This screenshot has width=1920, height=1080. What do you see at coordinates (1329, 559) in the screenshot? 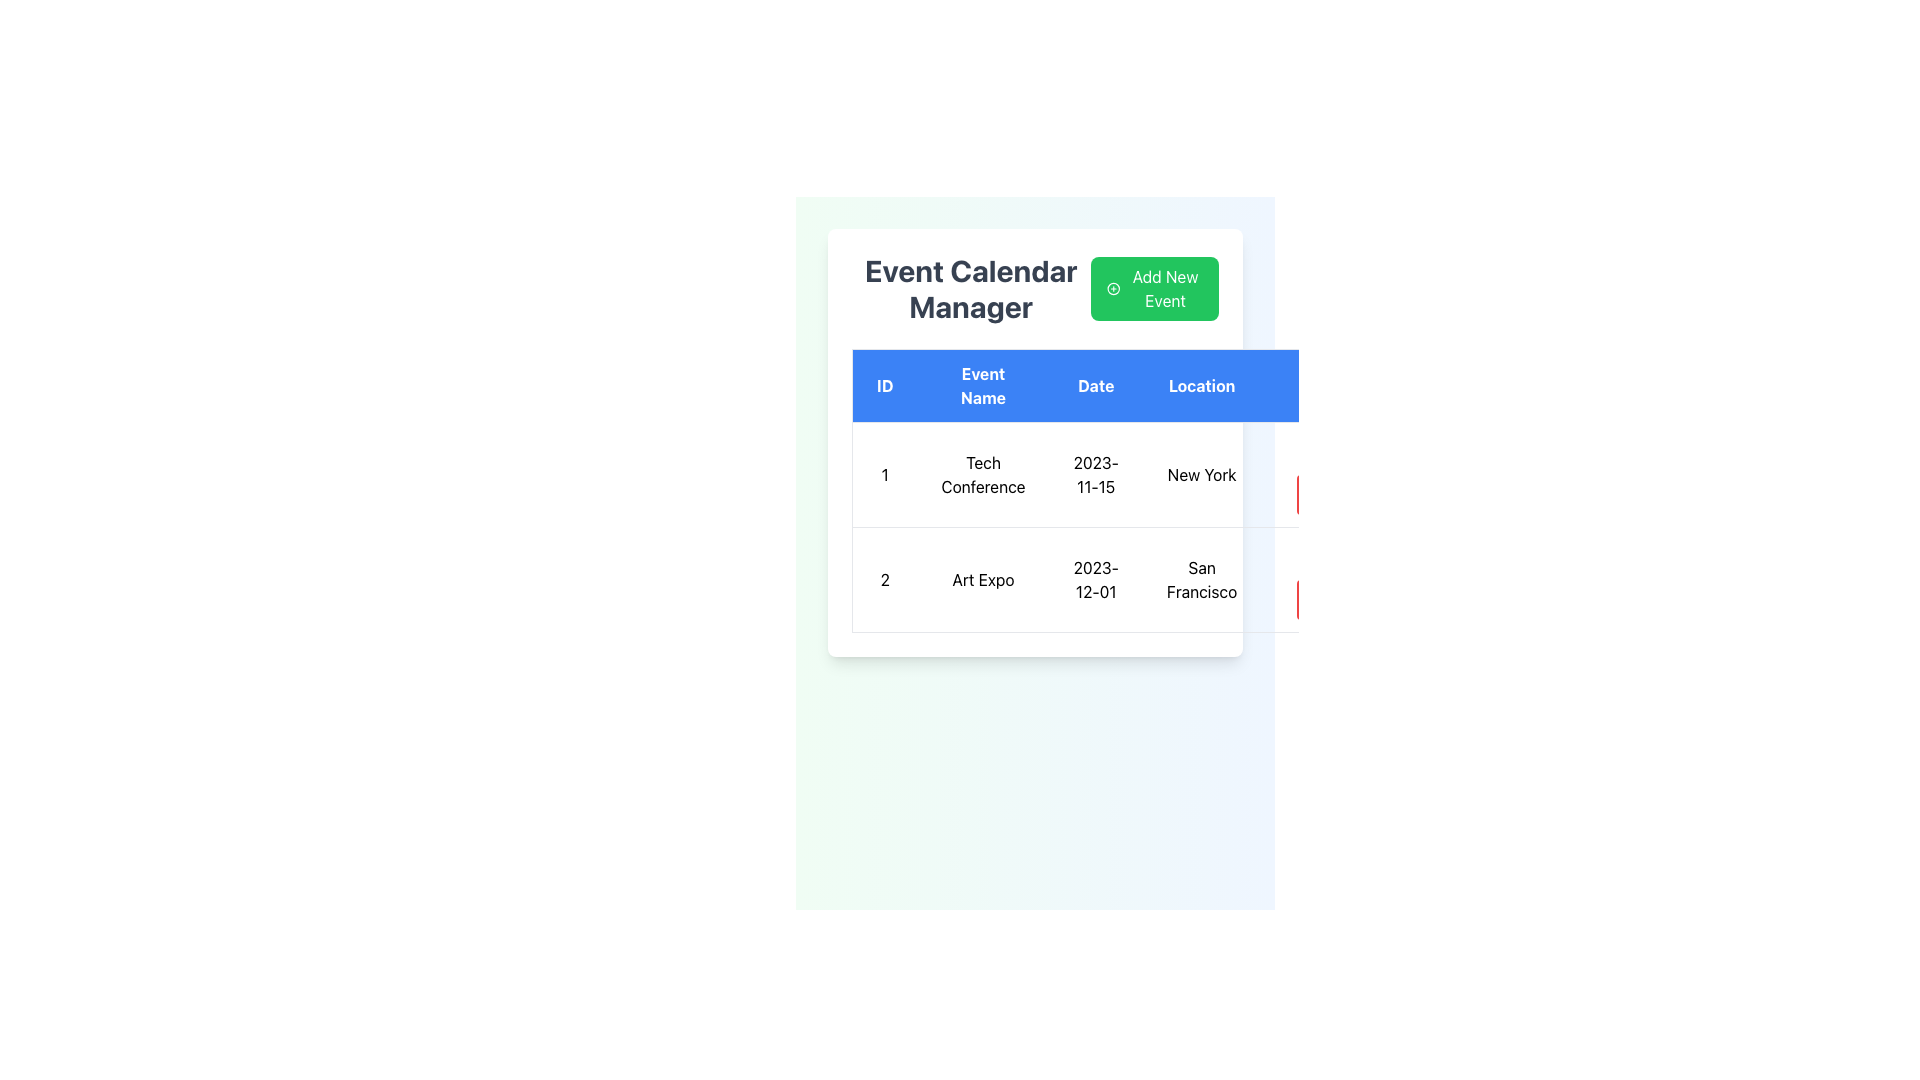
I see `the edit button located to the right of the 'Art Expo' event details row in the table` at bounding box center [1329, 559].